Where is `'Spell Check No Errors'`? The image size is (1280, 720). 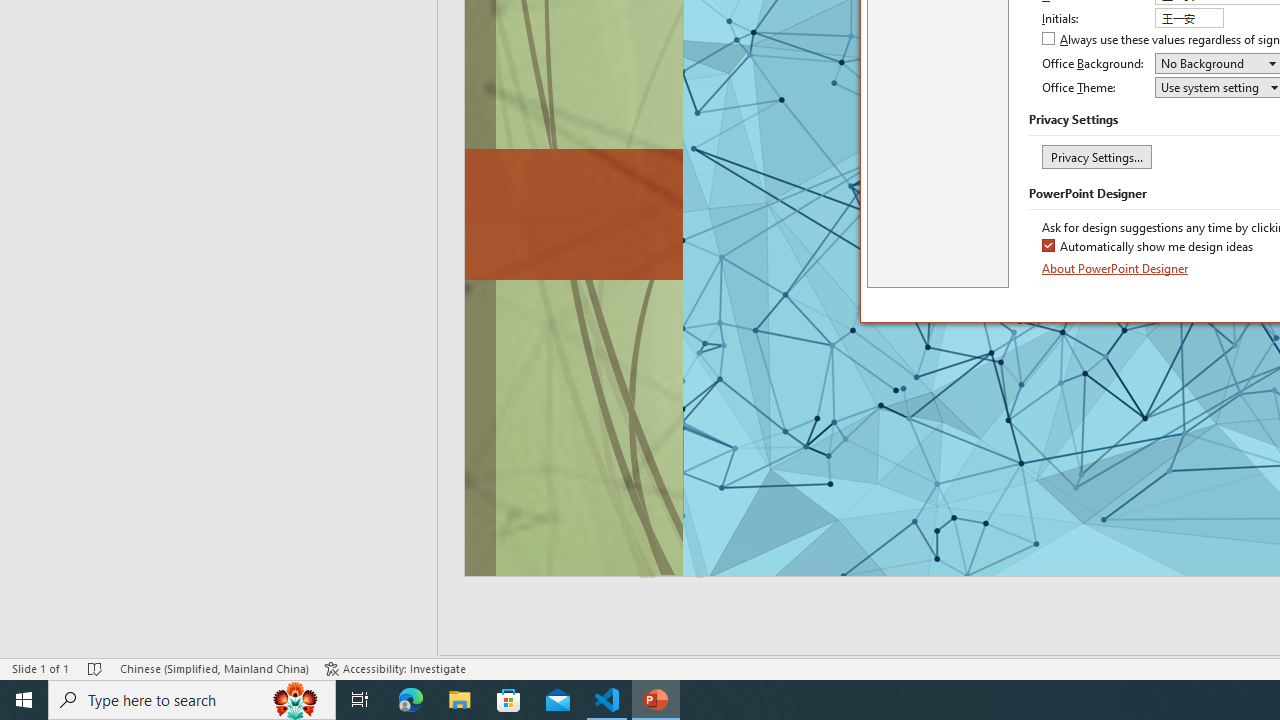
'Spell Check No Errors' is located at coordinates (95, 669).